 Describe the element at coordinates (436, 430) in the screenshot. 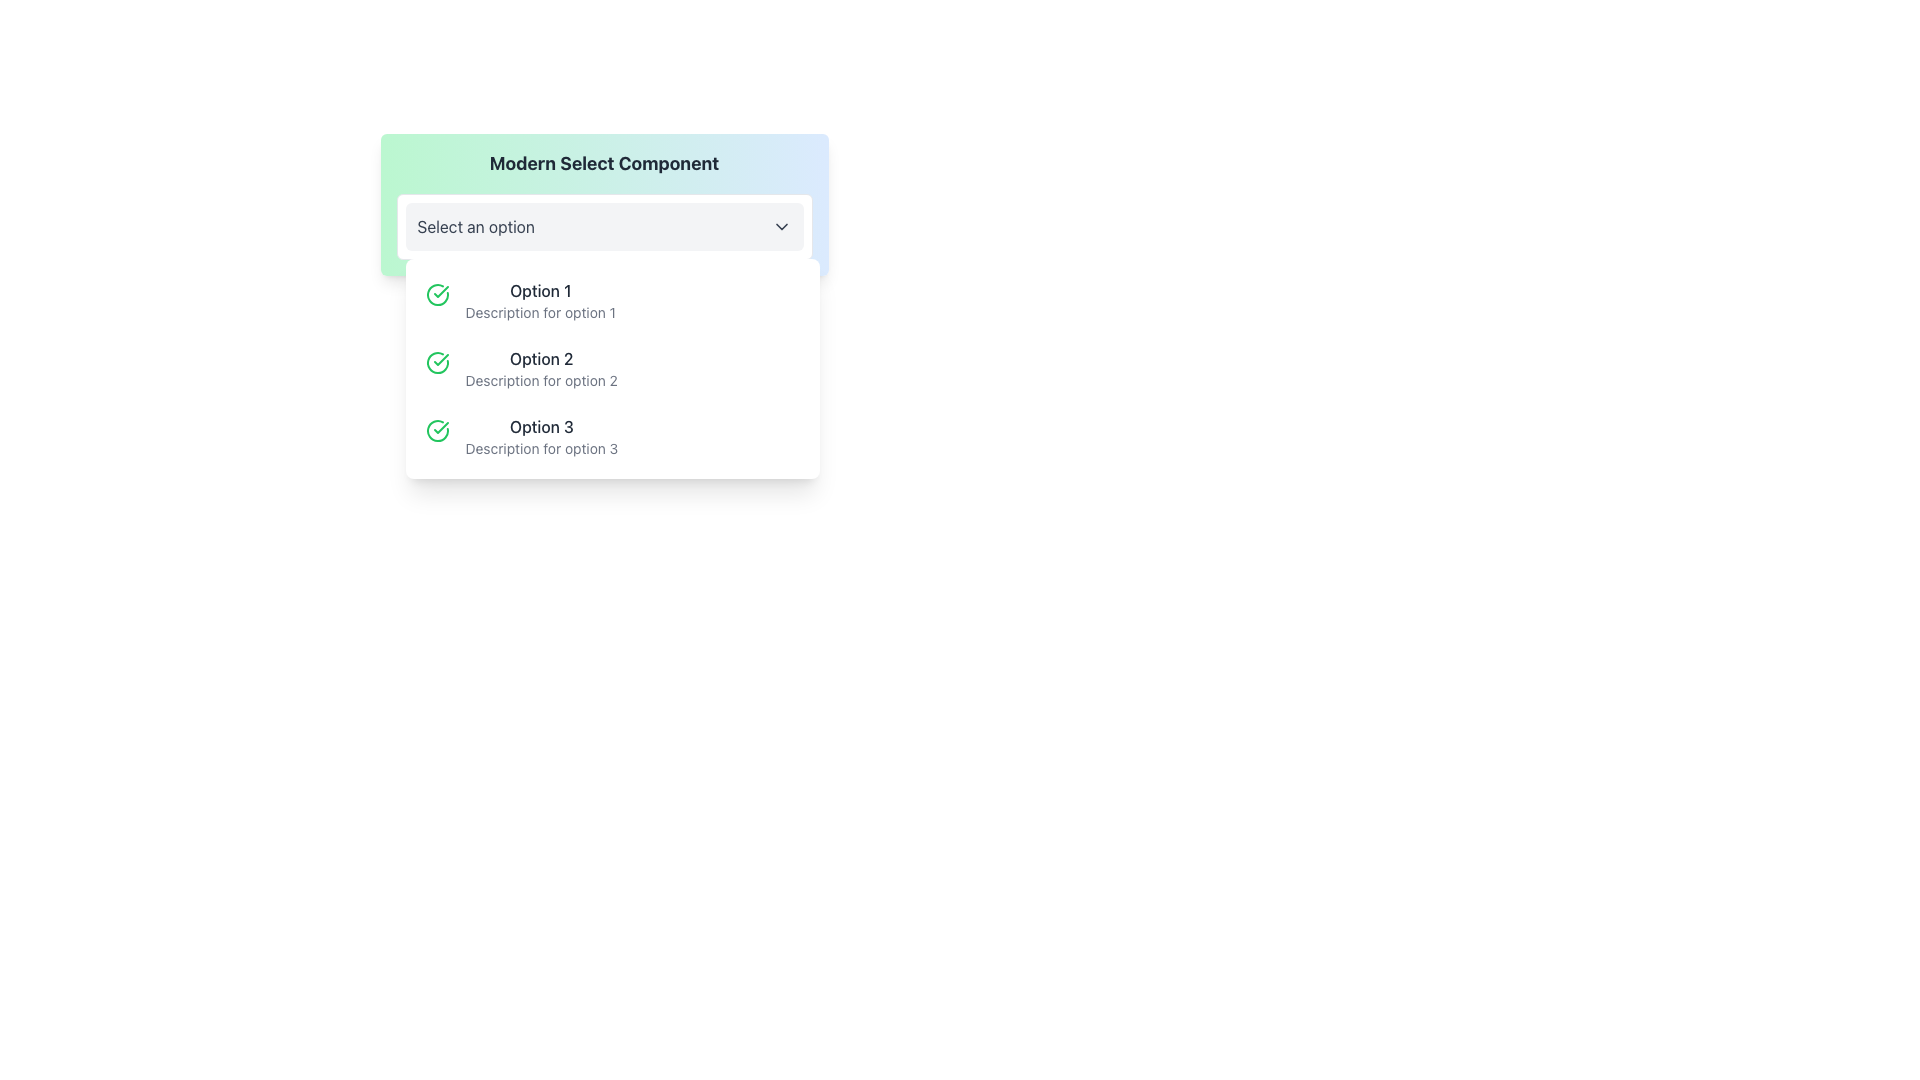

I see `the circular green check mark icon that indicates a confirmation state, located to the left of the text 'Option 3' in a vertical list of options` at that location.